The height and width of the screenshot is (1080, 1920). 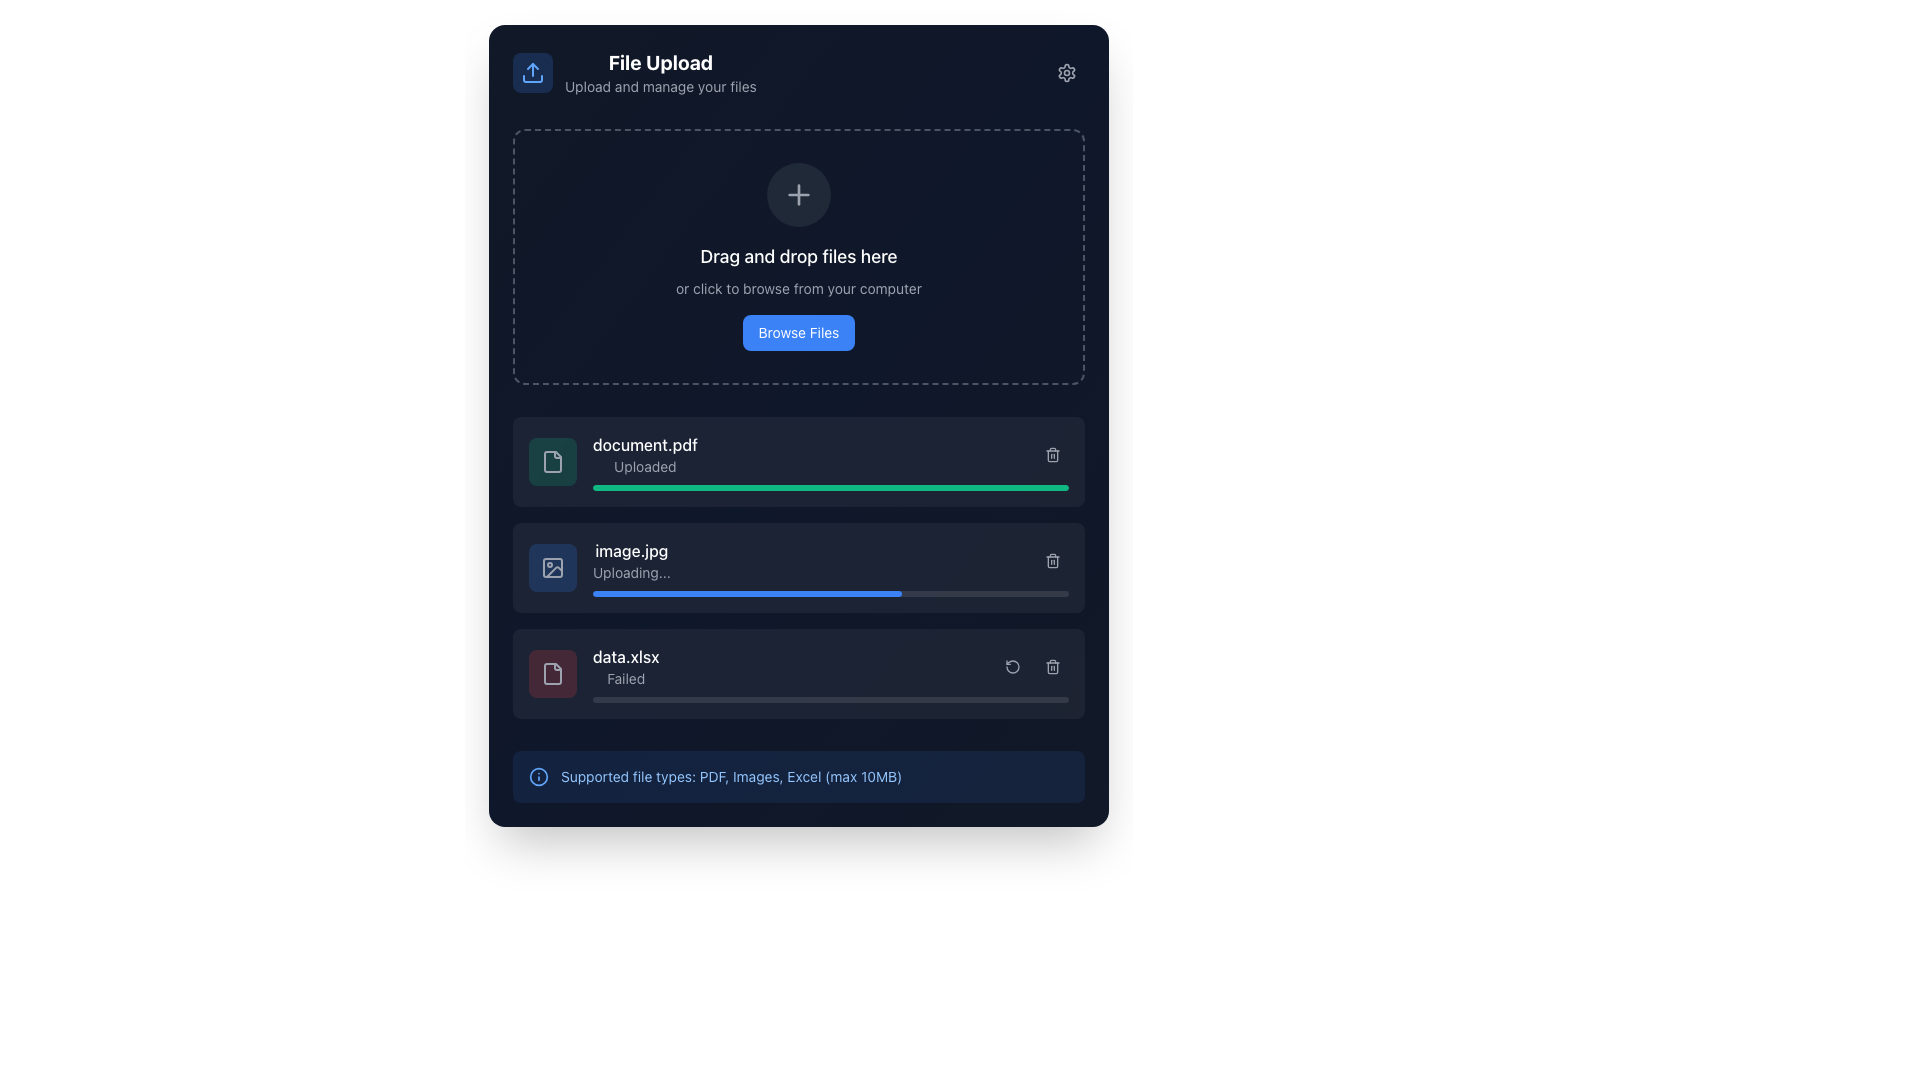 I want to click on the circular decorative icon with a dark gray background and a '+' symbol, located in the center of the file drag-and-drop area, so click(x=797, y=195).